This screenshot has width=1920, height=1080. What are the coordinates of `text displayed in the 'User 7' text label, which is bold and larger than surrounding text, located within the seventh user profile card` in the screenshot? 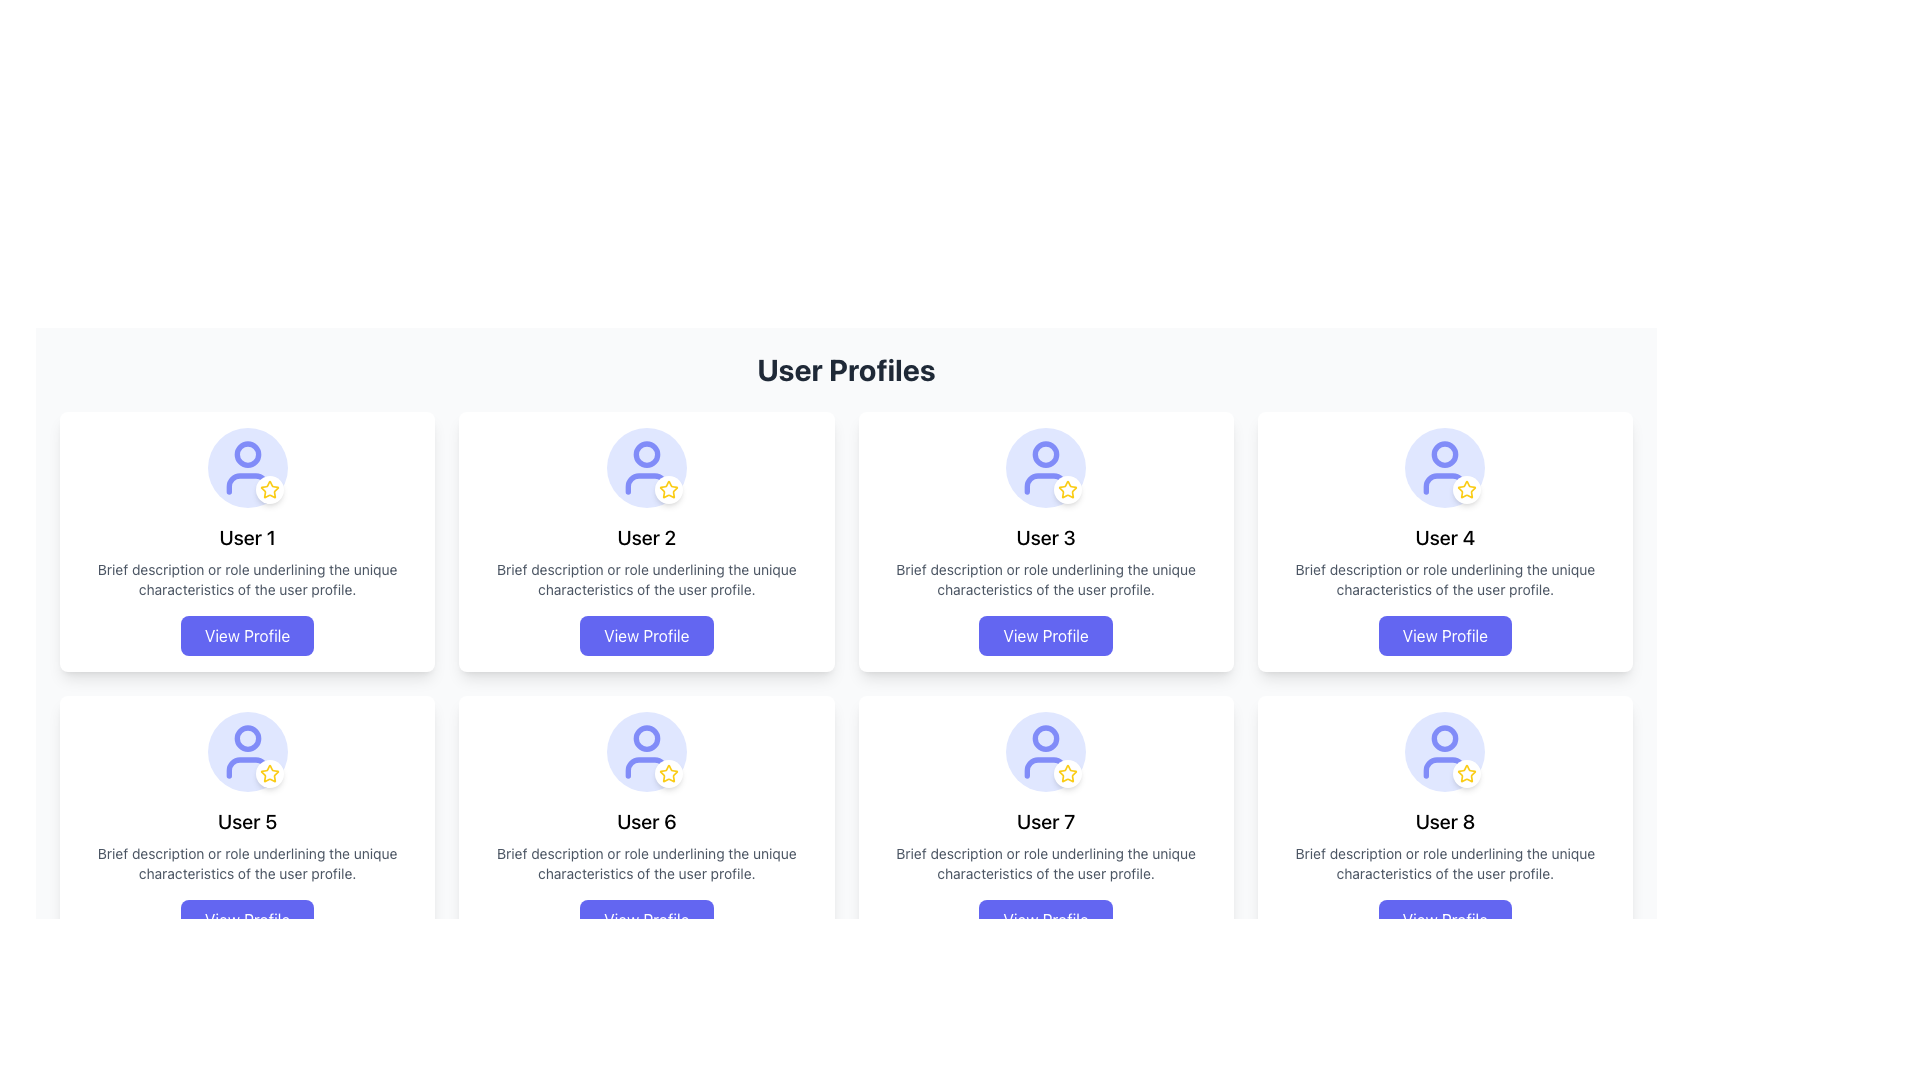 It's located at (1045, 821).